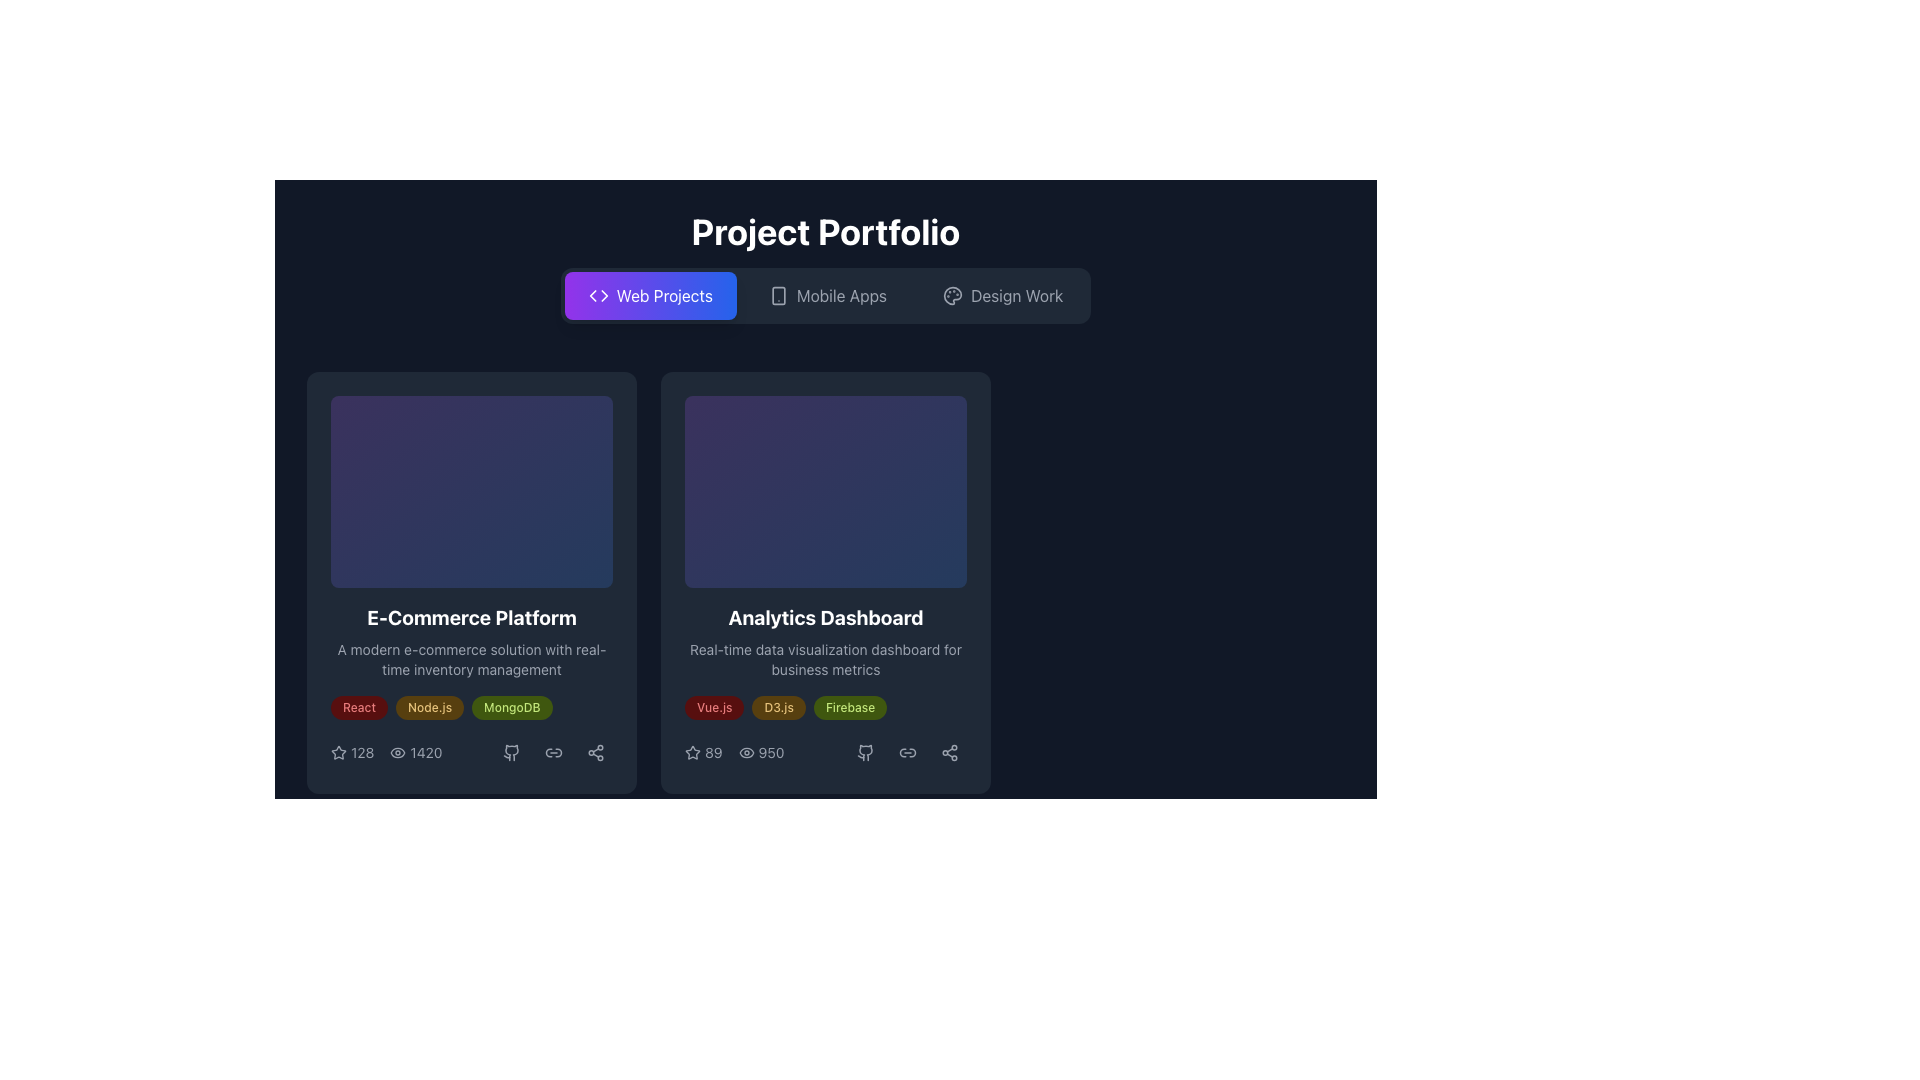 This screenshot has width=1920, height=1080. What do you see at coordinates (825, 659) in the screenshot?
I see `the text block containing 'Real-time data visualization dashboard for business metrics' located beneath the title 'Analytics Dashboard'` at bounding box center [825, 659].